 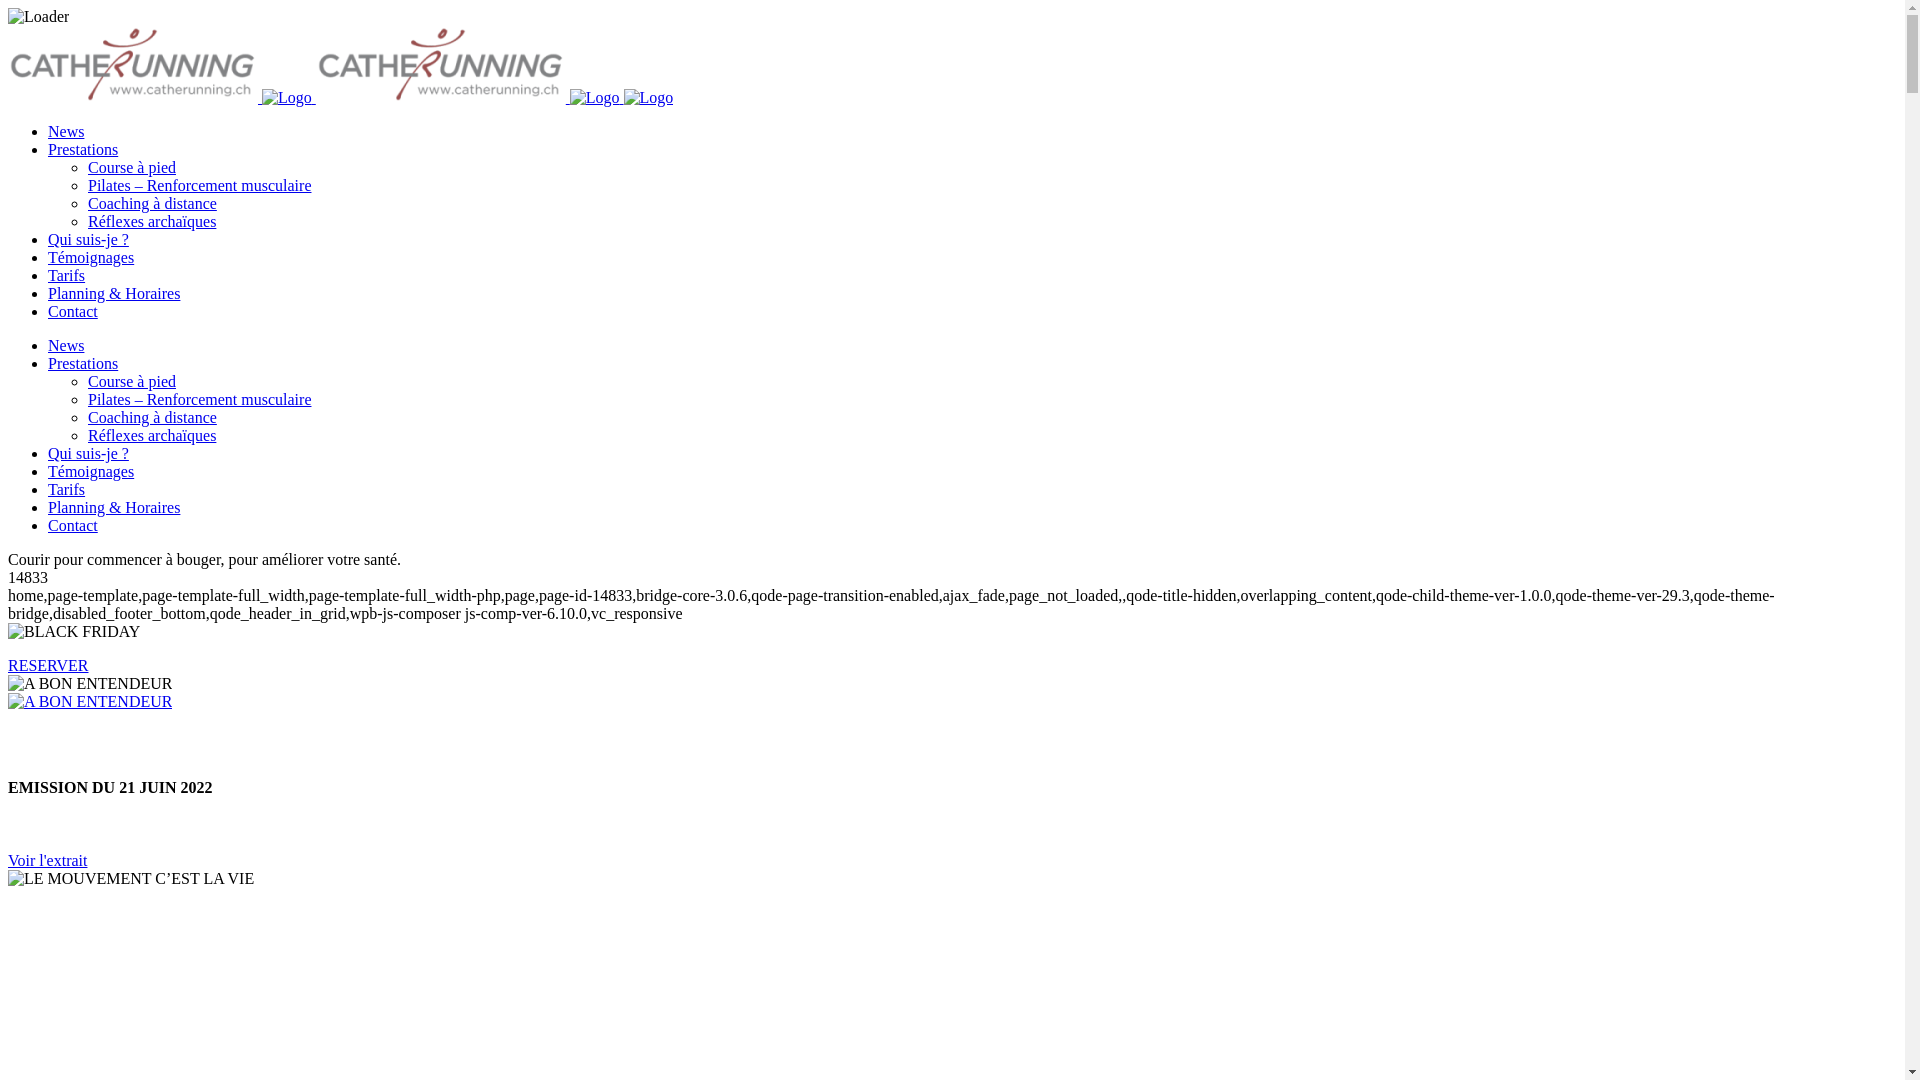 What do you see at coordinates (113, 506) in the screenshot?
I see `'Planning & Horaires'` at bounding box center [113, 506].